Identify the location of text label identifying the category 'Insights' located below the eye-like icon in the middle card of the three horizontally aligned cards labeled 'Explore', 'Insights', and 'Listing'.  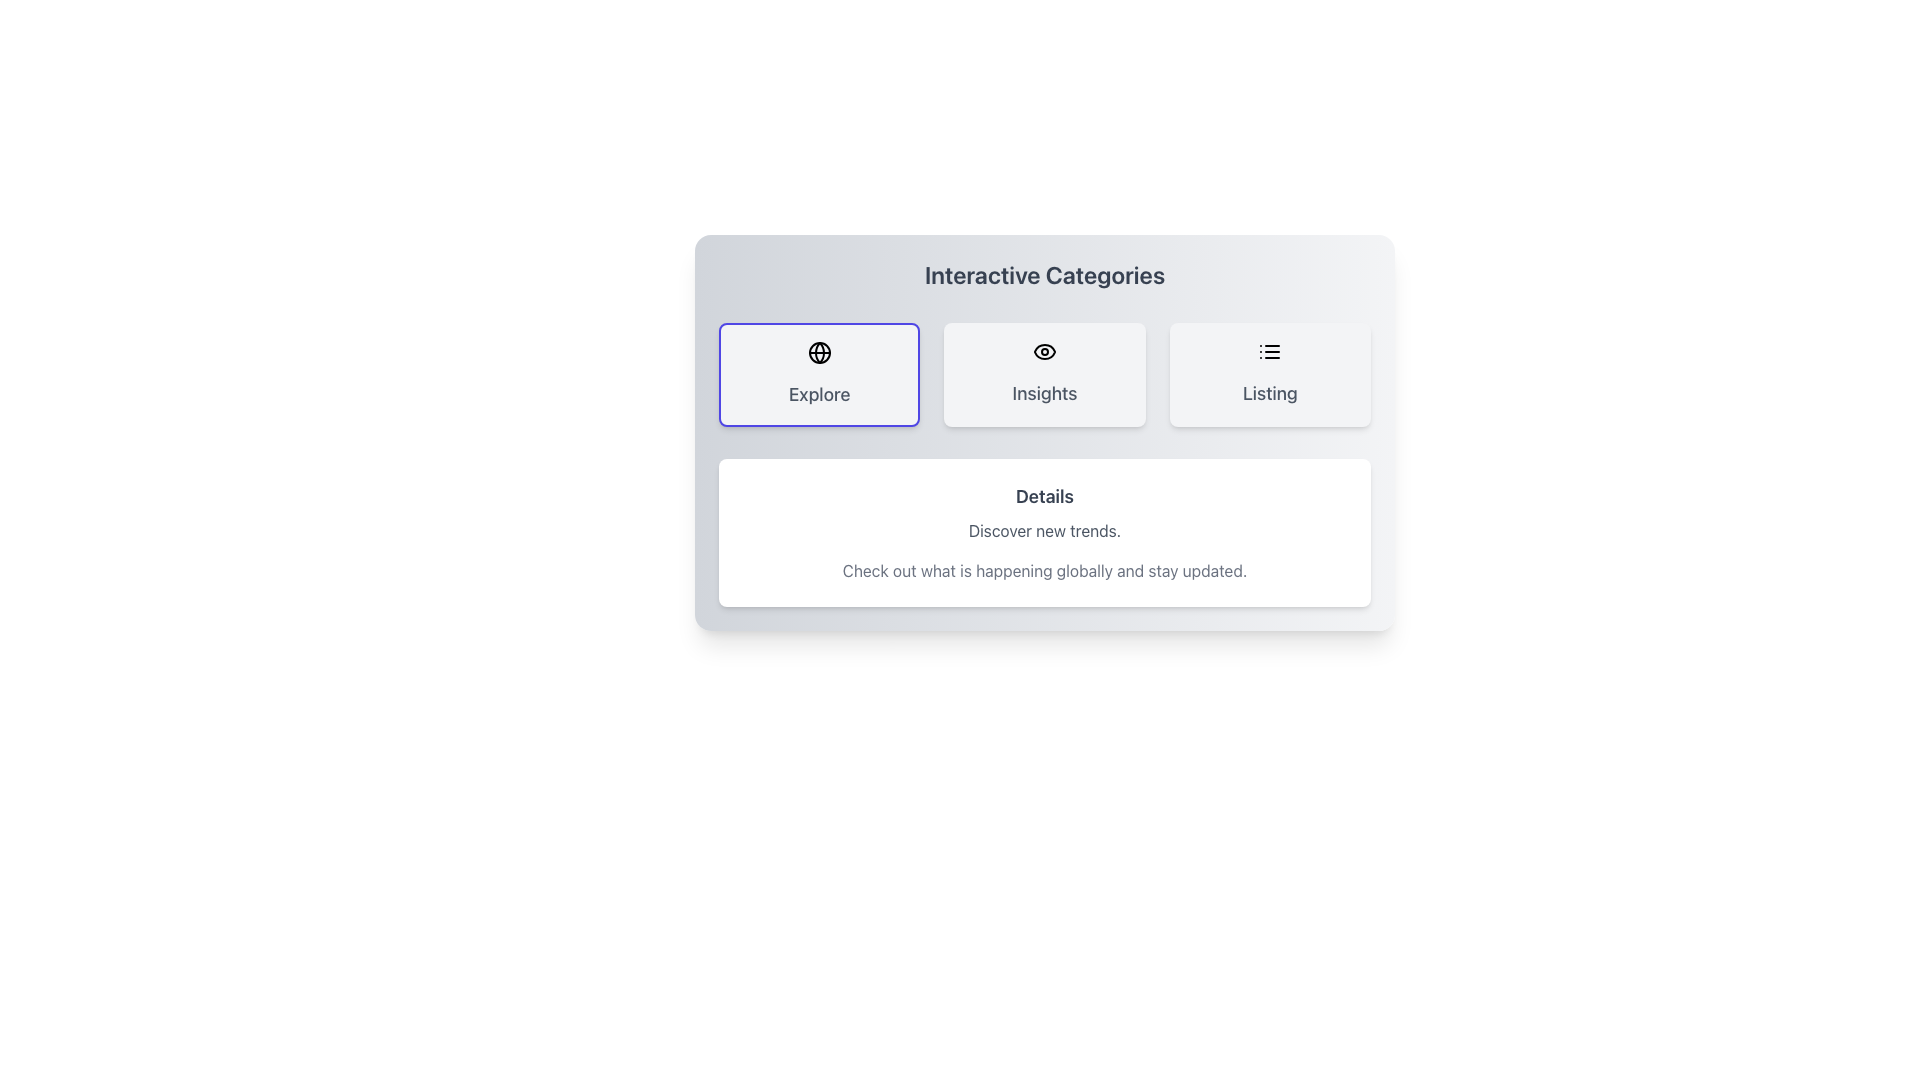
(1044, 393).